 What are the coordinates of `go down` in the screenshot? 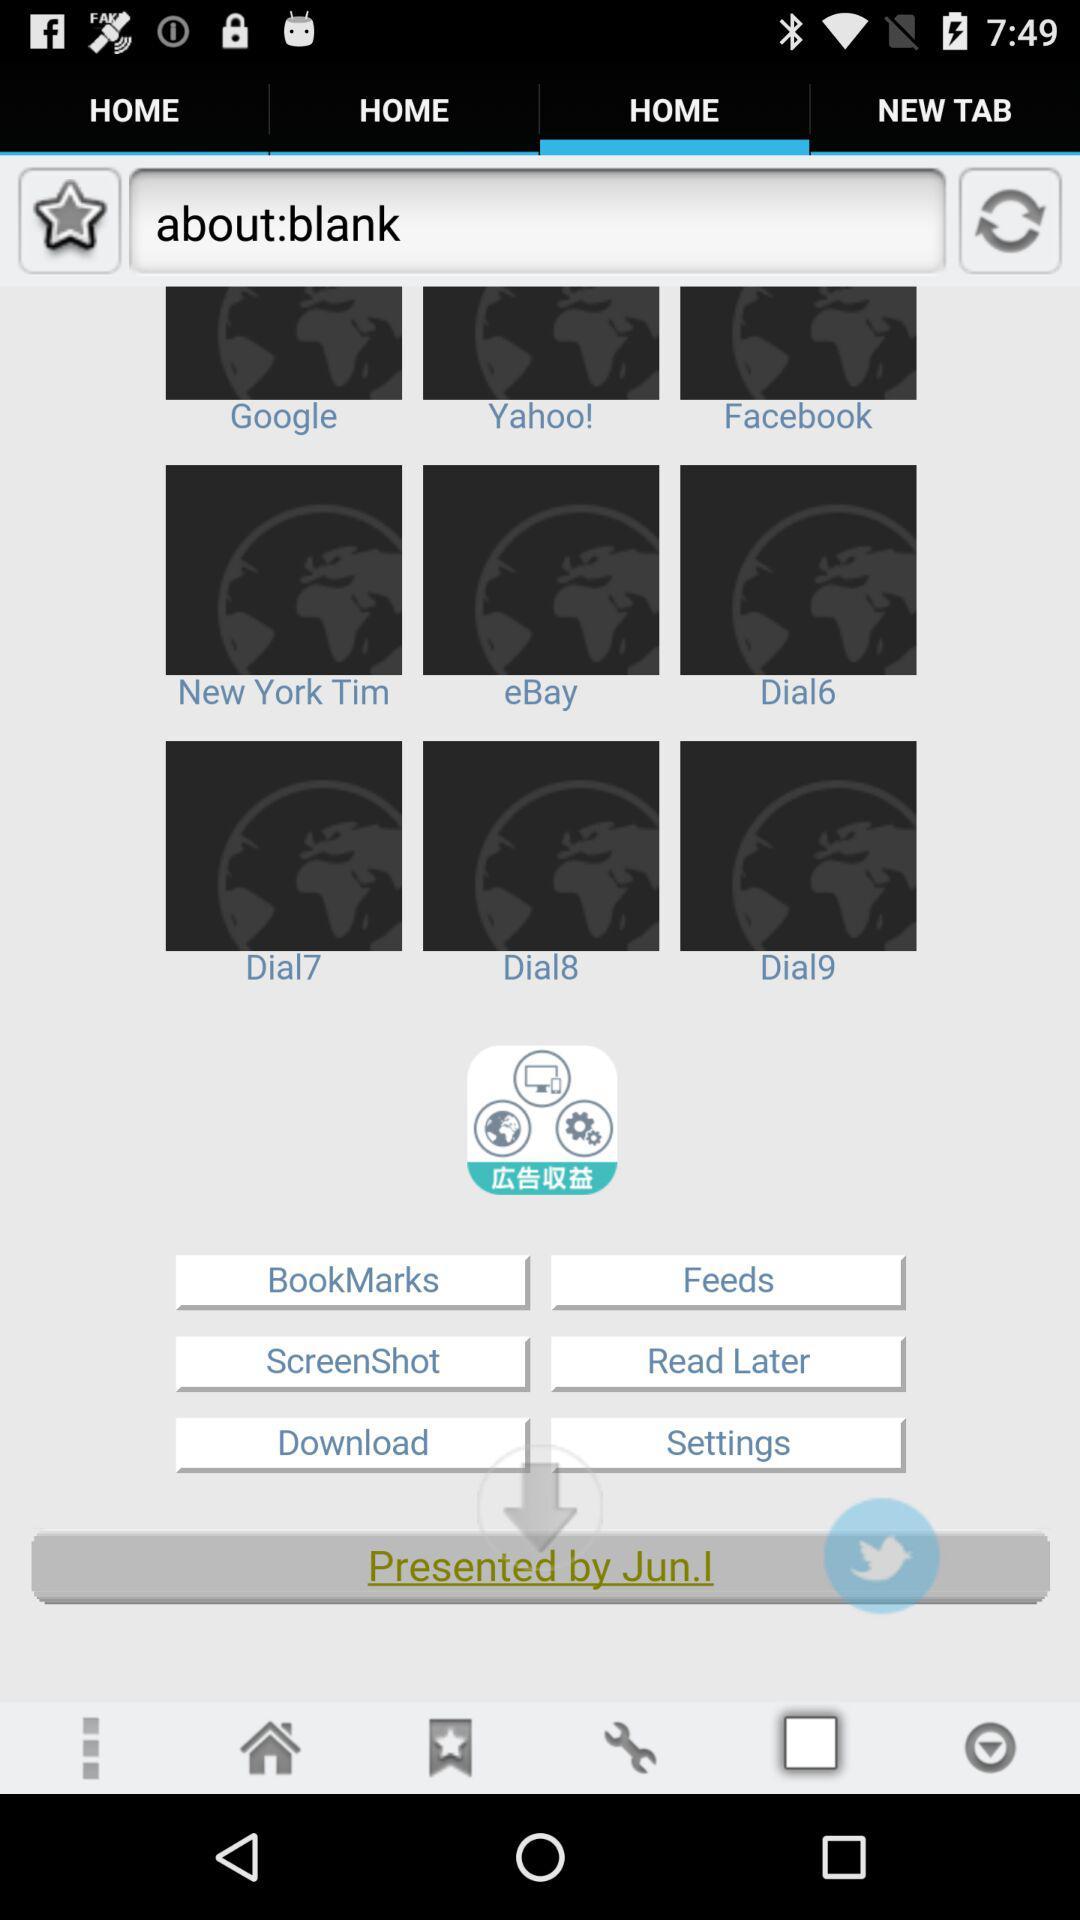 It's located at (540, 1507).